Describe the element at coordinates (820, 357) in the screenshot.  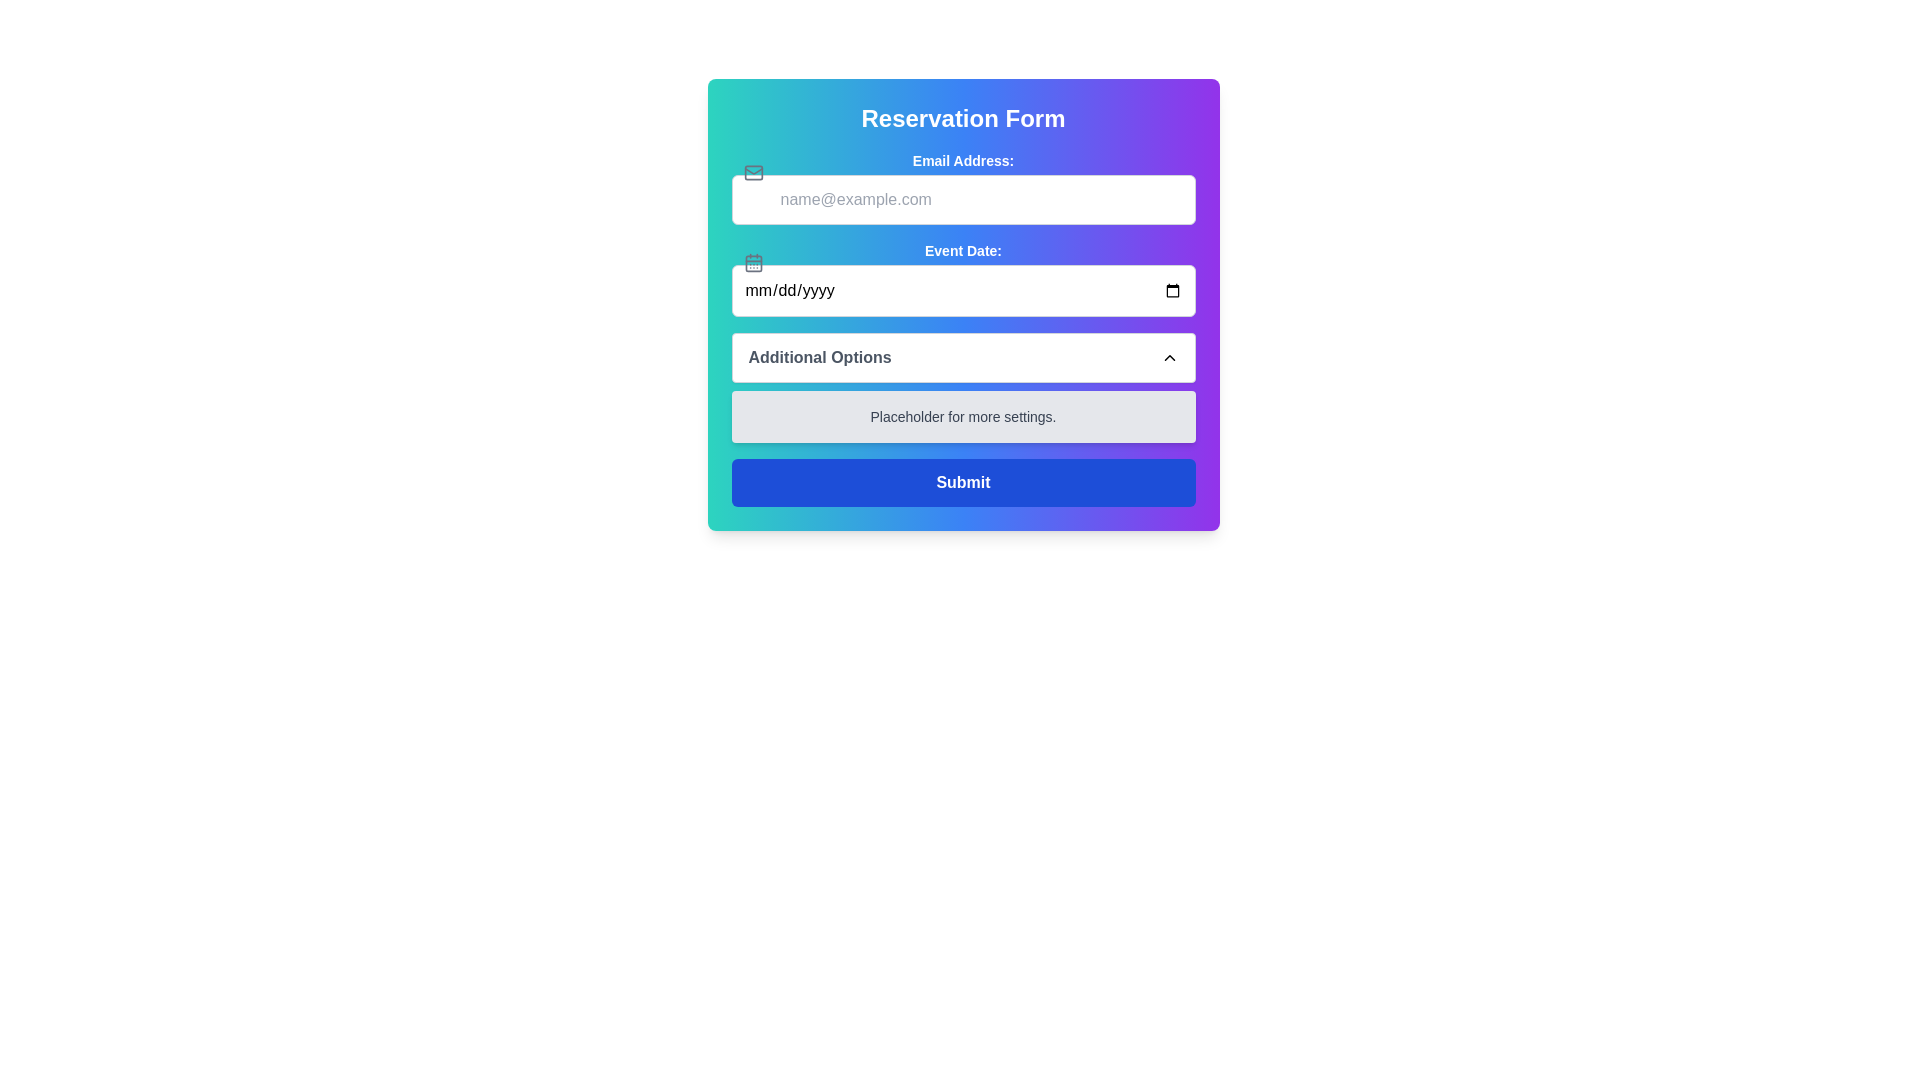
I see `the 'Additional Options' label, which is displayed in bold dark gray text within a white rectangular area with rounded corners` at that location.